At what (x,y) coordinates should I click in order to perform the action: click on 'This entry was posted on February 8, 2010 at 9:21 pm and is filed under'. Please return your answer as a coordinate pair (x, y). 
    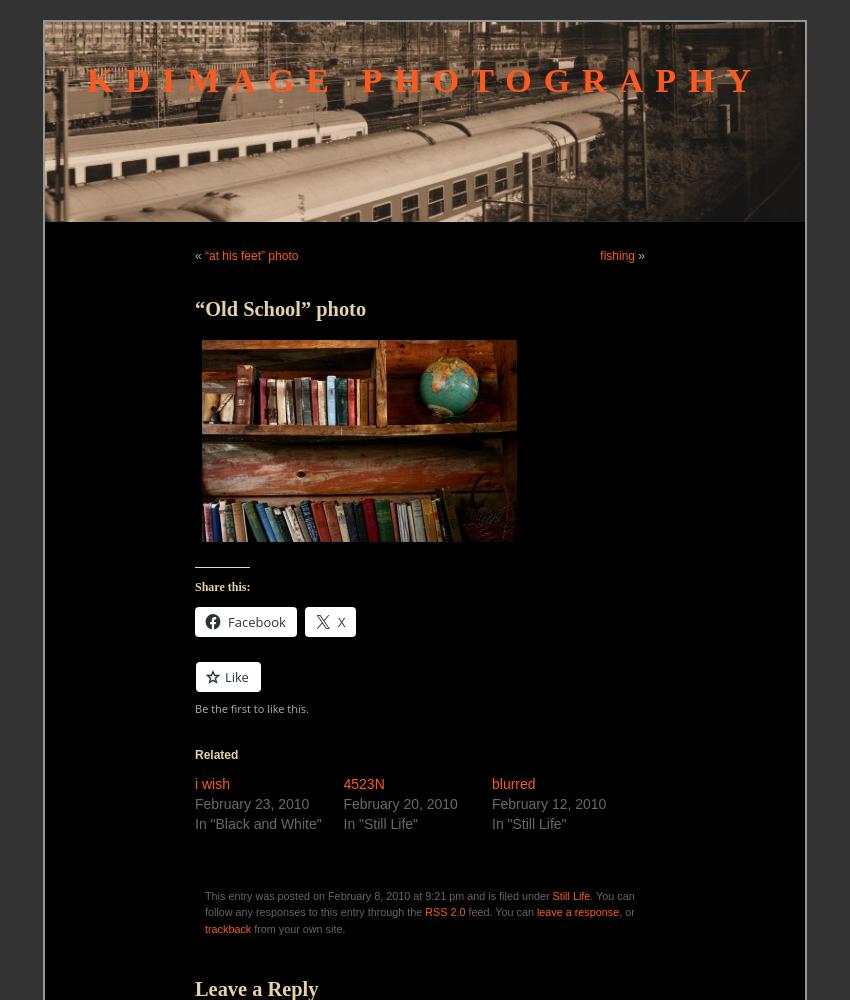
    Looking at the image, I should click on (377, 896).